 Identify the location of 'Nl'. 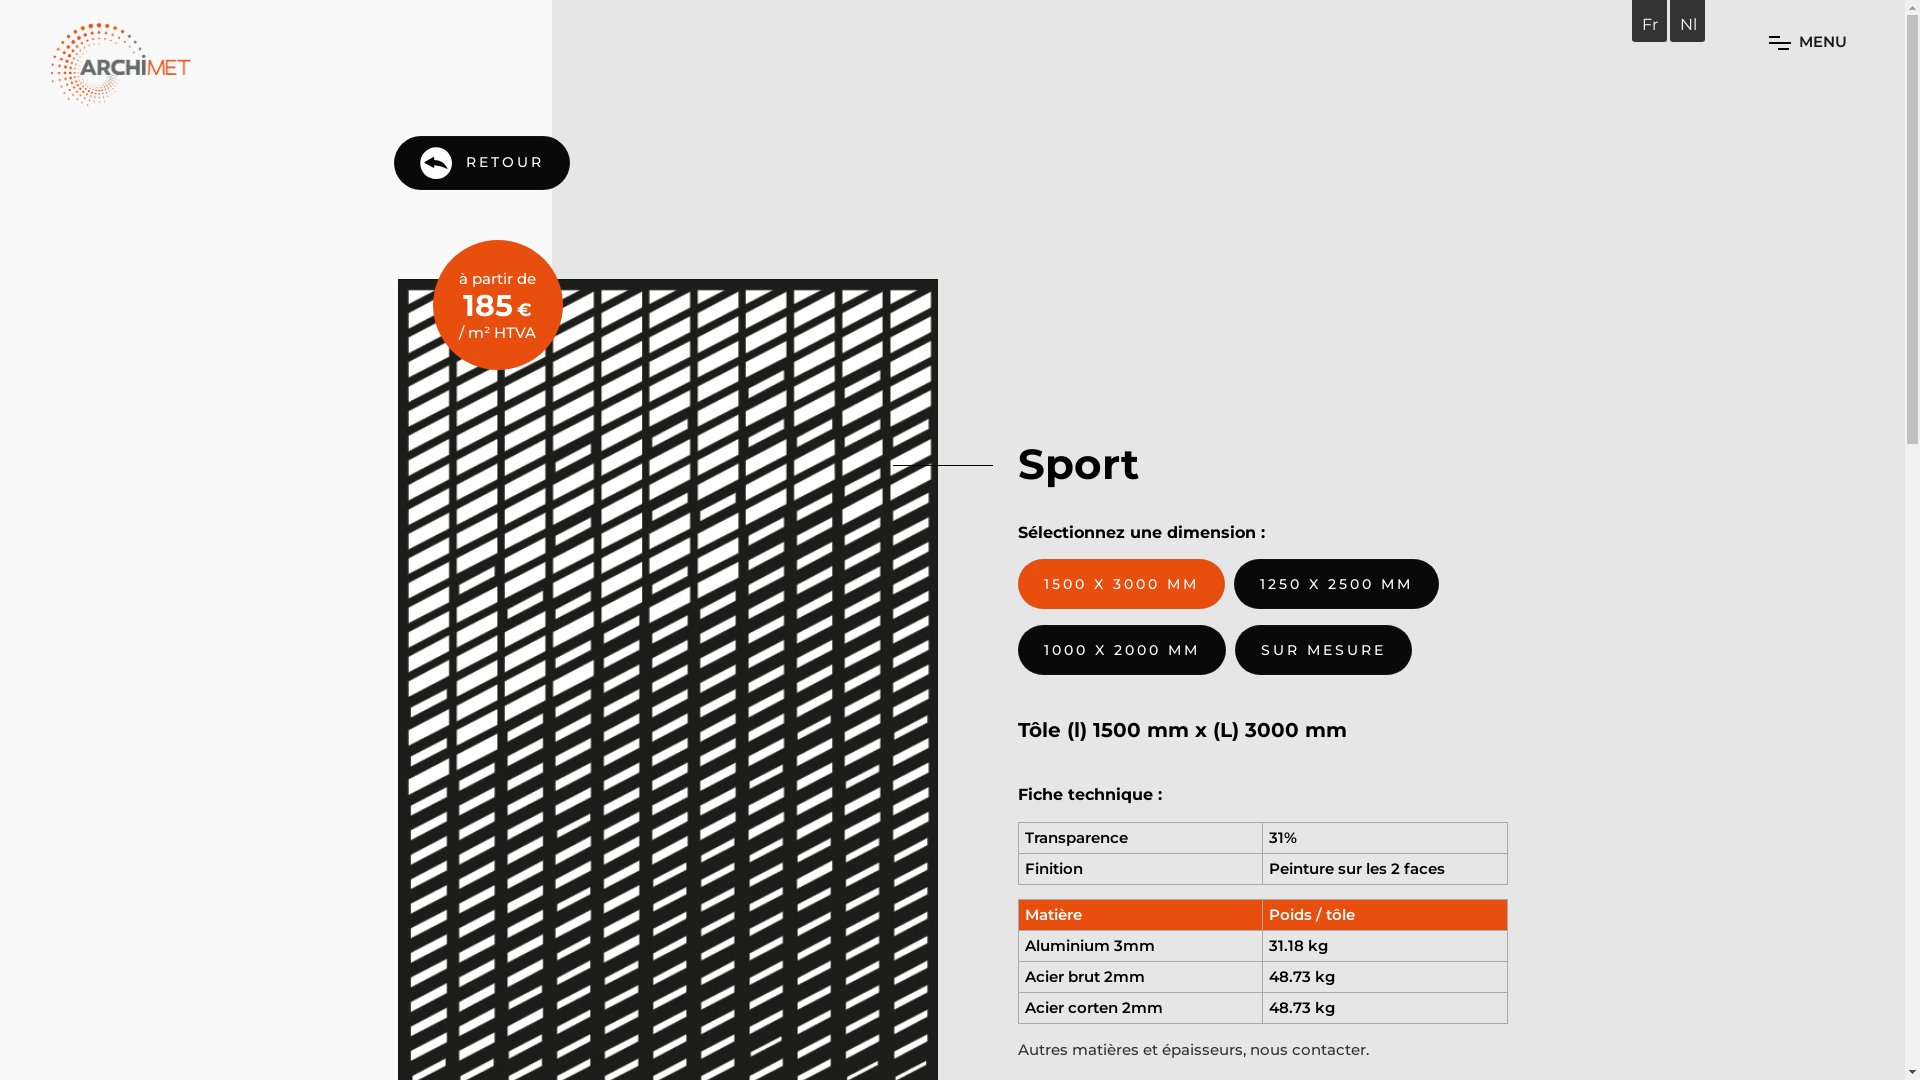
(1687, 24).